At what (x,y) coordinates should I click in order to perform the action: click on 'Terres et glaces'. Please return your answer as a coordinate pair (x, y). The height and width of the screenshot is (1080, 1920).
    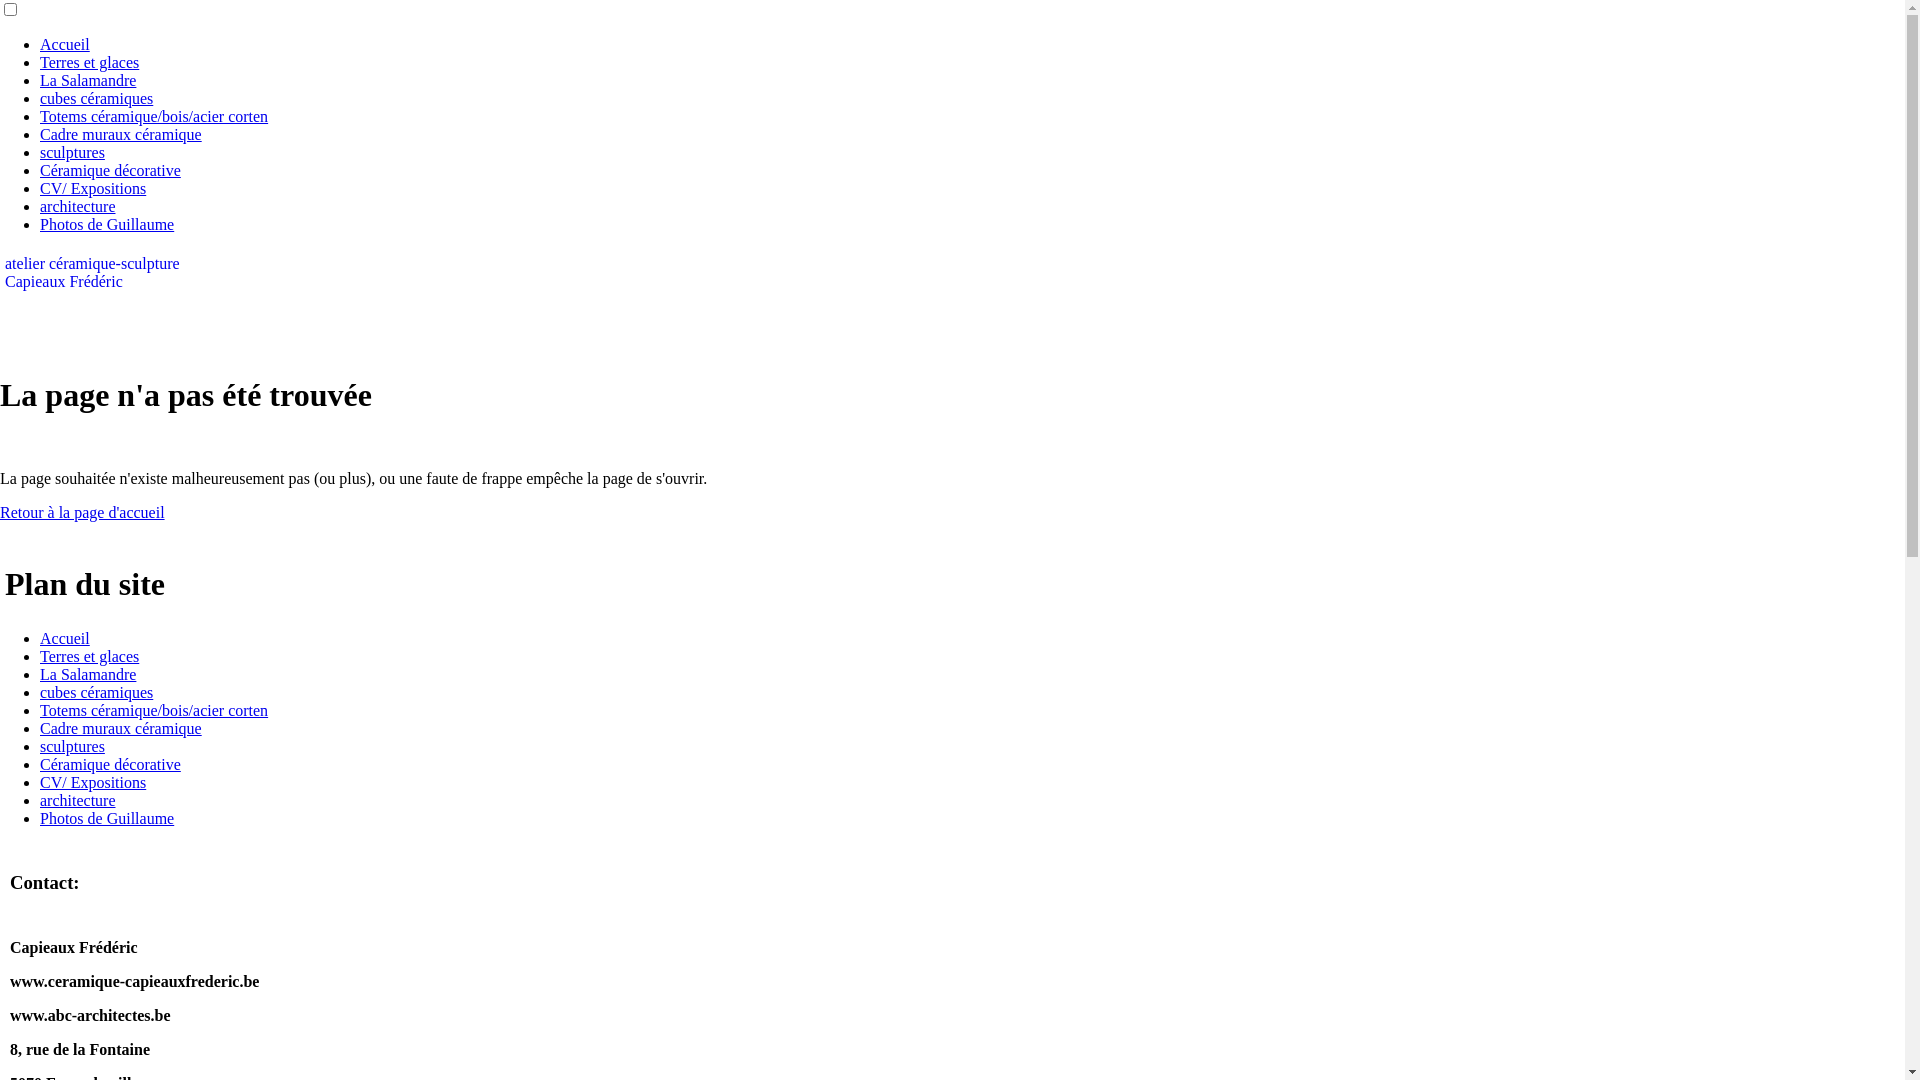
    Looking at the image, I should click on (88, 61).